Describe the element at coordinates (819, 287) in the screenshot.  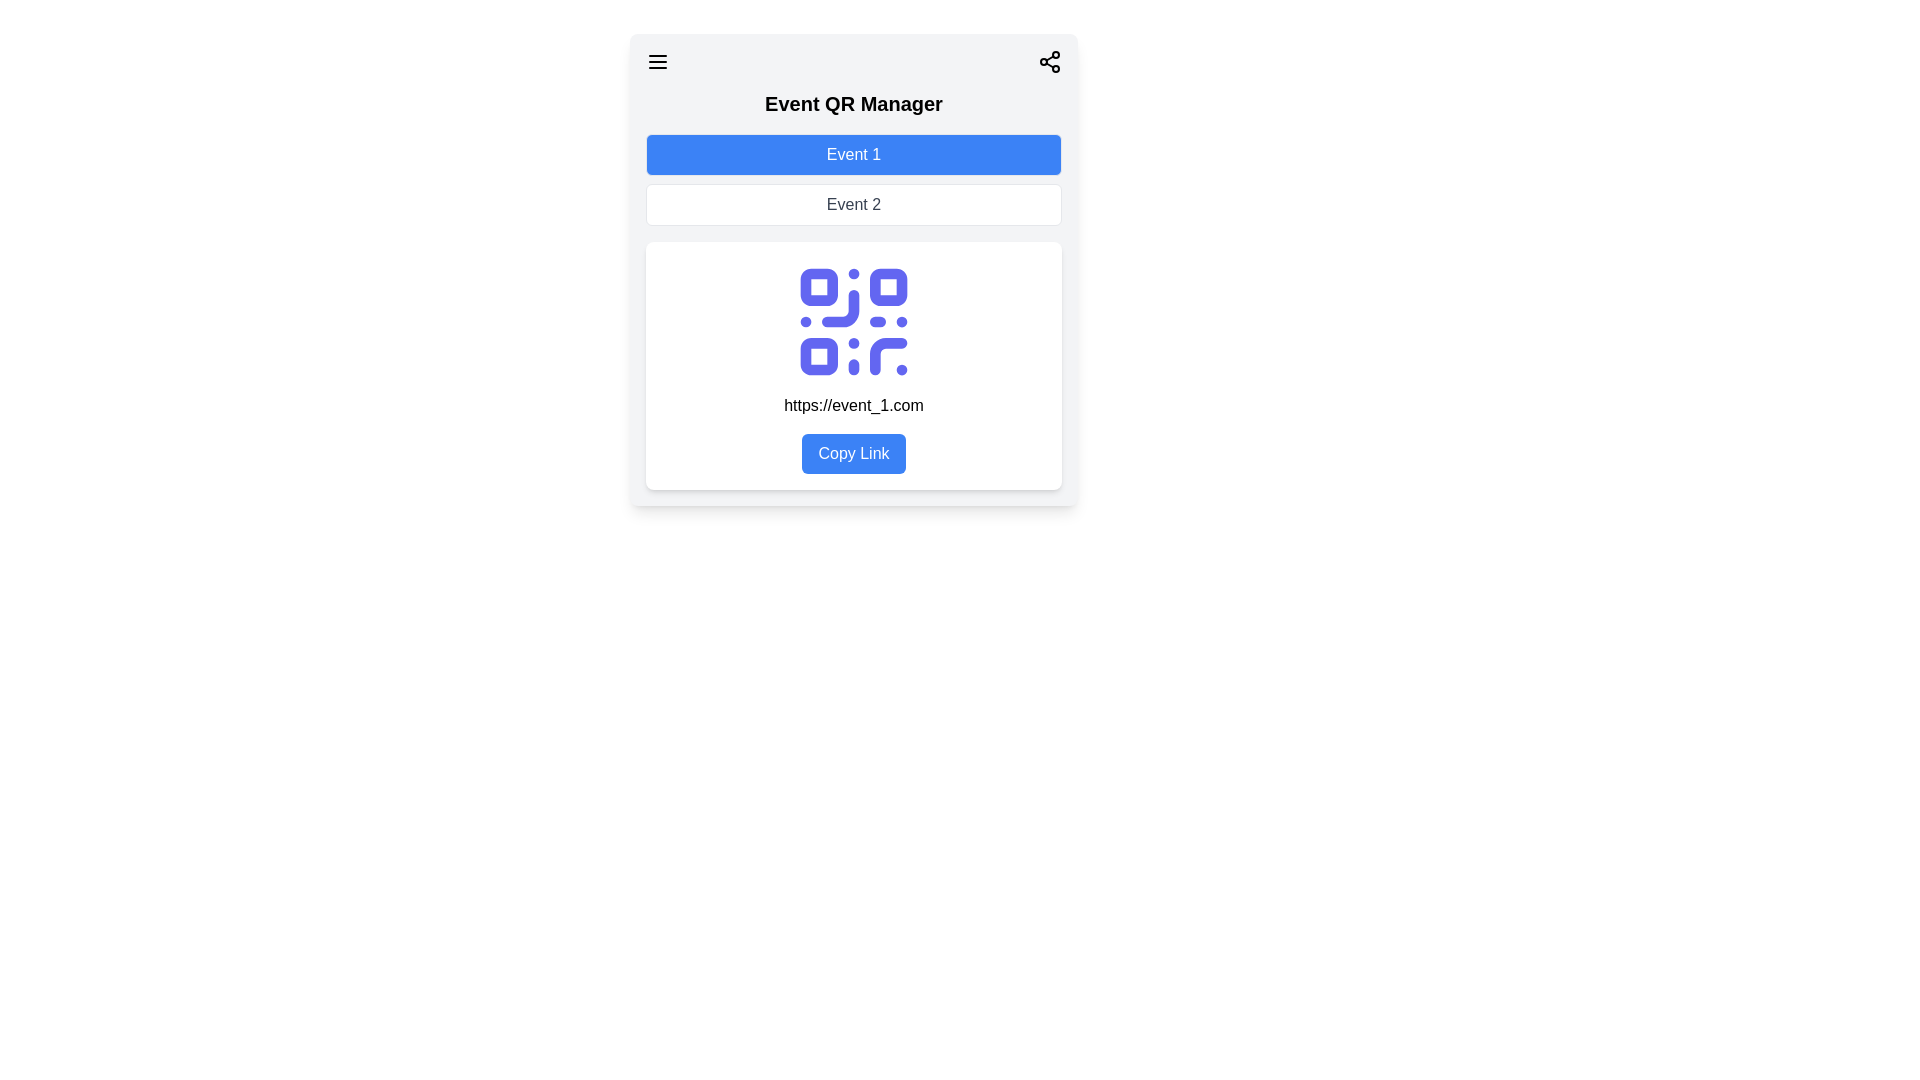
I see `the small, light purple square block with rounded corners located in the upper-left section of the QR code` at that location.